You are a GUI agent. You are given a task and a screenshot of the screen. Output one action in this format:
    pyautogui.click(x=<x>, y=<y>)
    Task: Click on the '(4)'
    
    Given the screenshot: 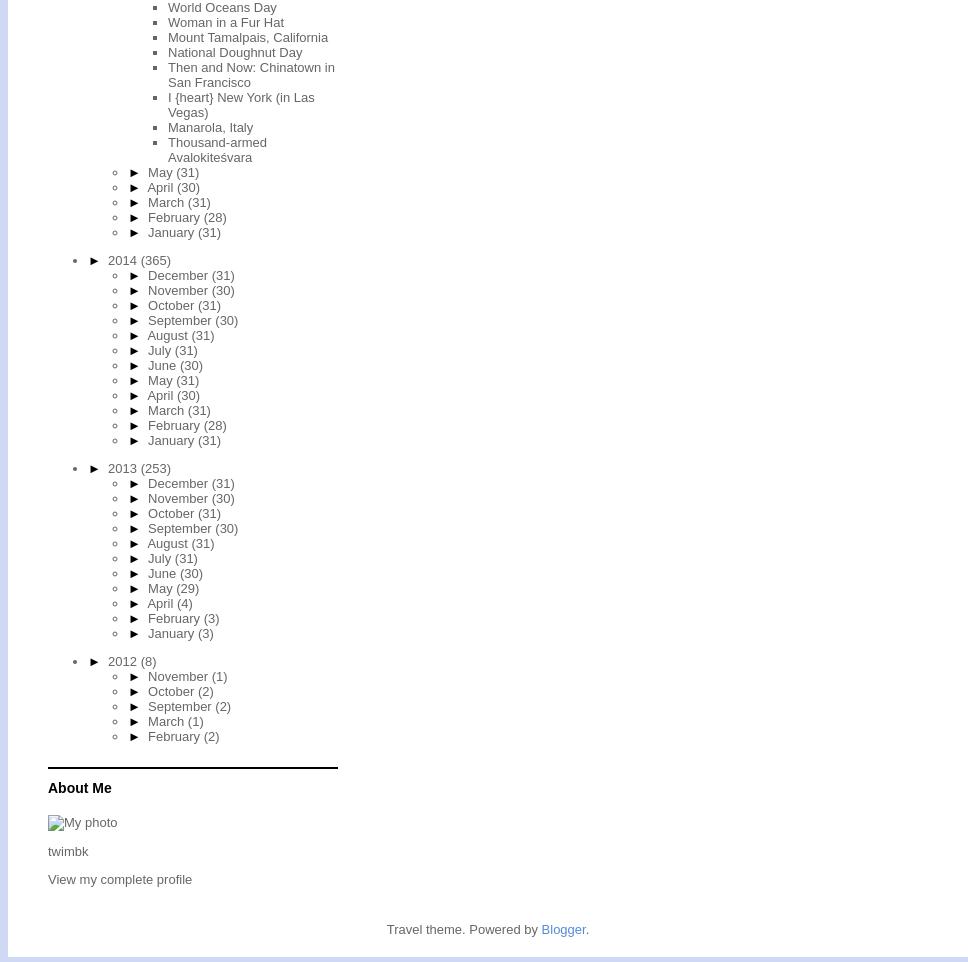 What is the action you would take?
    pyautogui.click(x=184, y=601)
    